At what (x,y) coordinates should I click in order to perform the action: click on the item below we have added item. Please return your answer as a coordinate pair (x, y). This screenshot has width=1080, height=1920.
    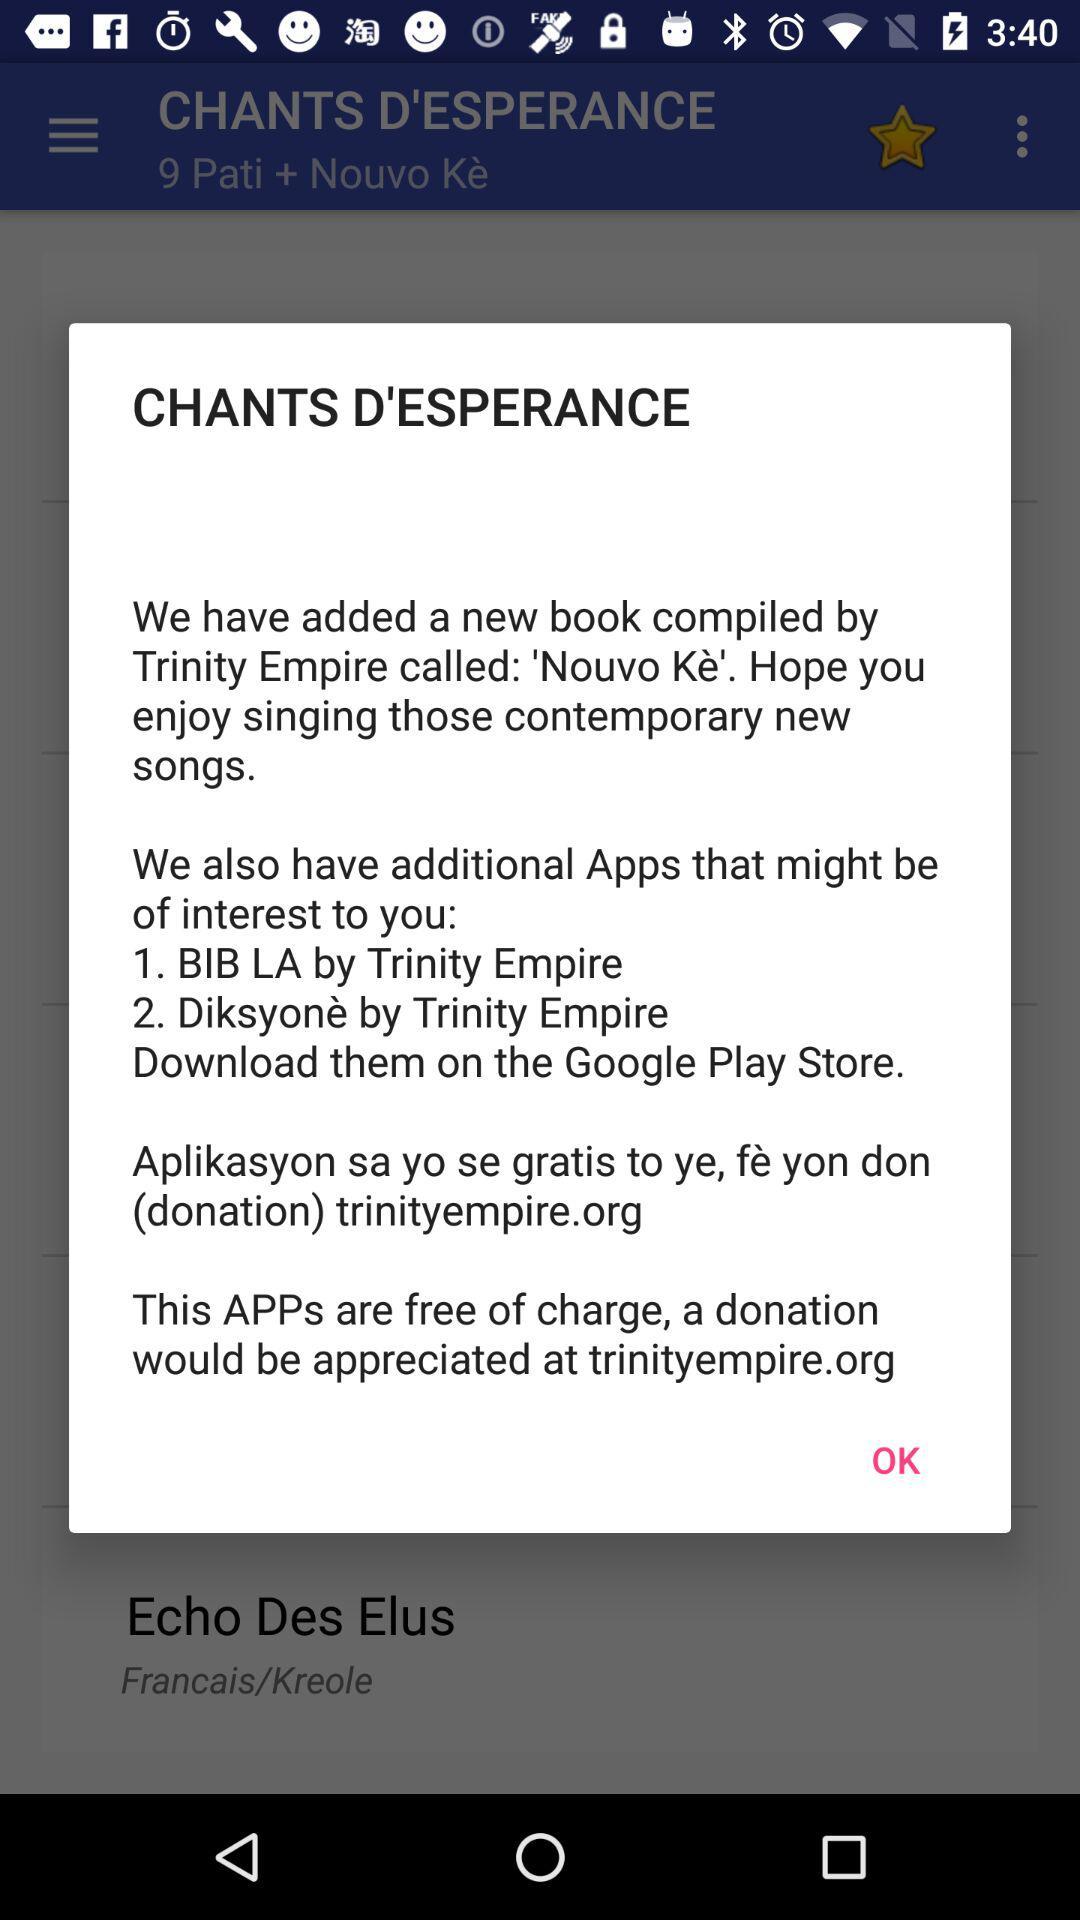
    Looking at the image, I should click on (894, 1459).